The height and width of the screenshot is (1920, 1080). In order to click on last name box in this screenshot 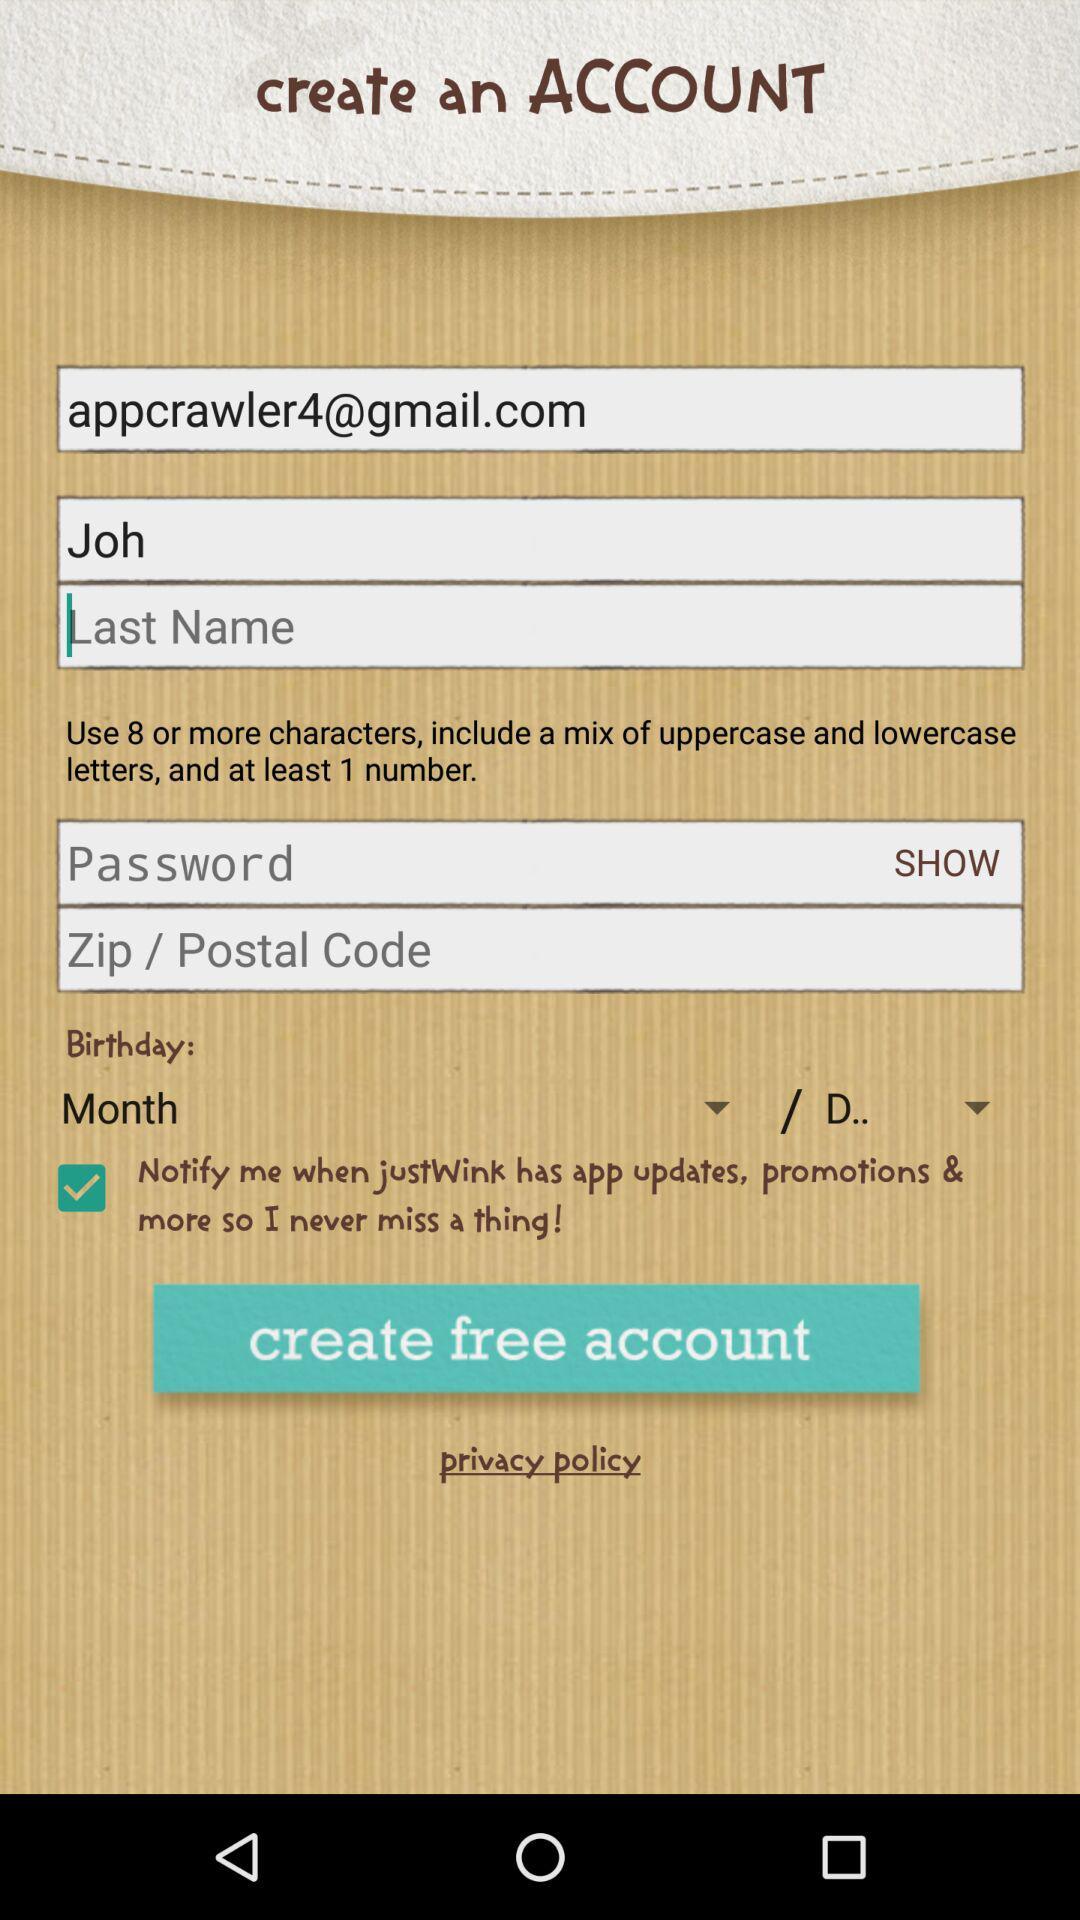, I will do `click(540, 624)`.